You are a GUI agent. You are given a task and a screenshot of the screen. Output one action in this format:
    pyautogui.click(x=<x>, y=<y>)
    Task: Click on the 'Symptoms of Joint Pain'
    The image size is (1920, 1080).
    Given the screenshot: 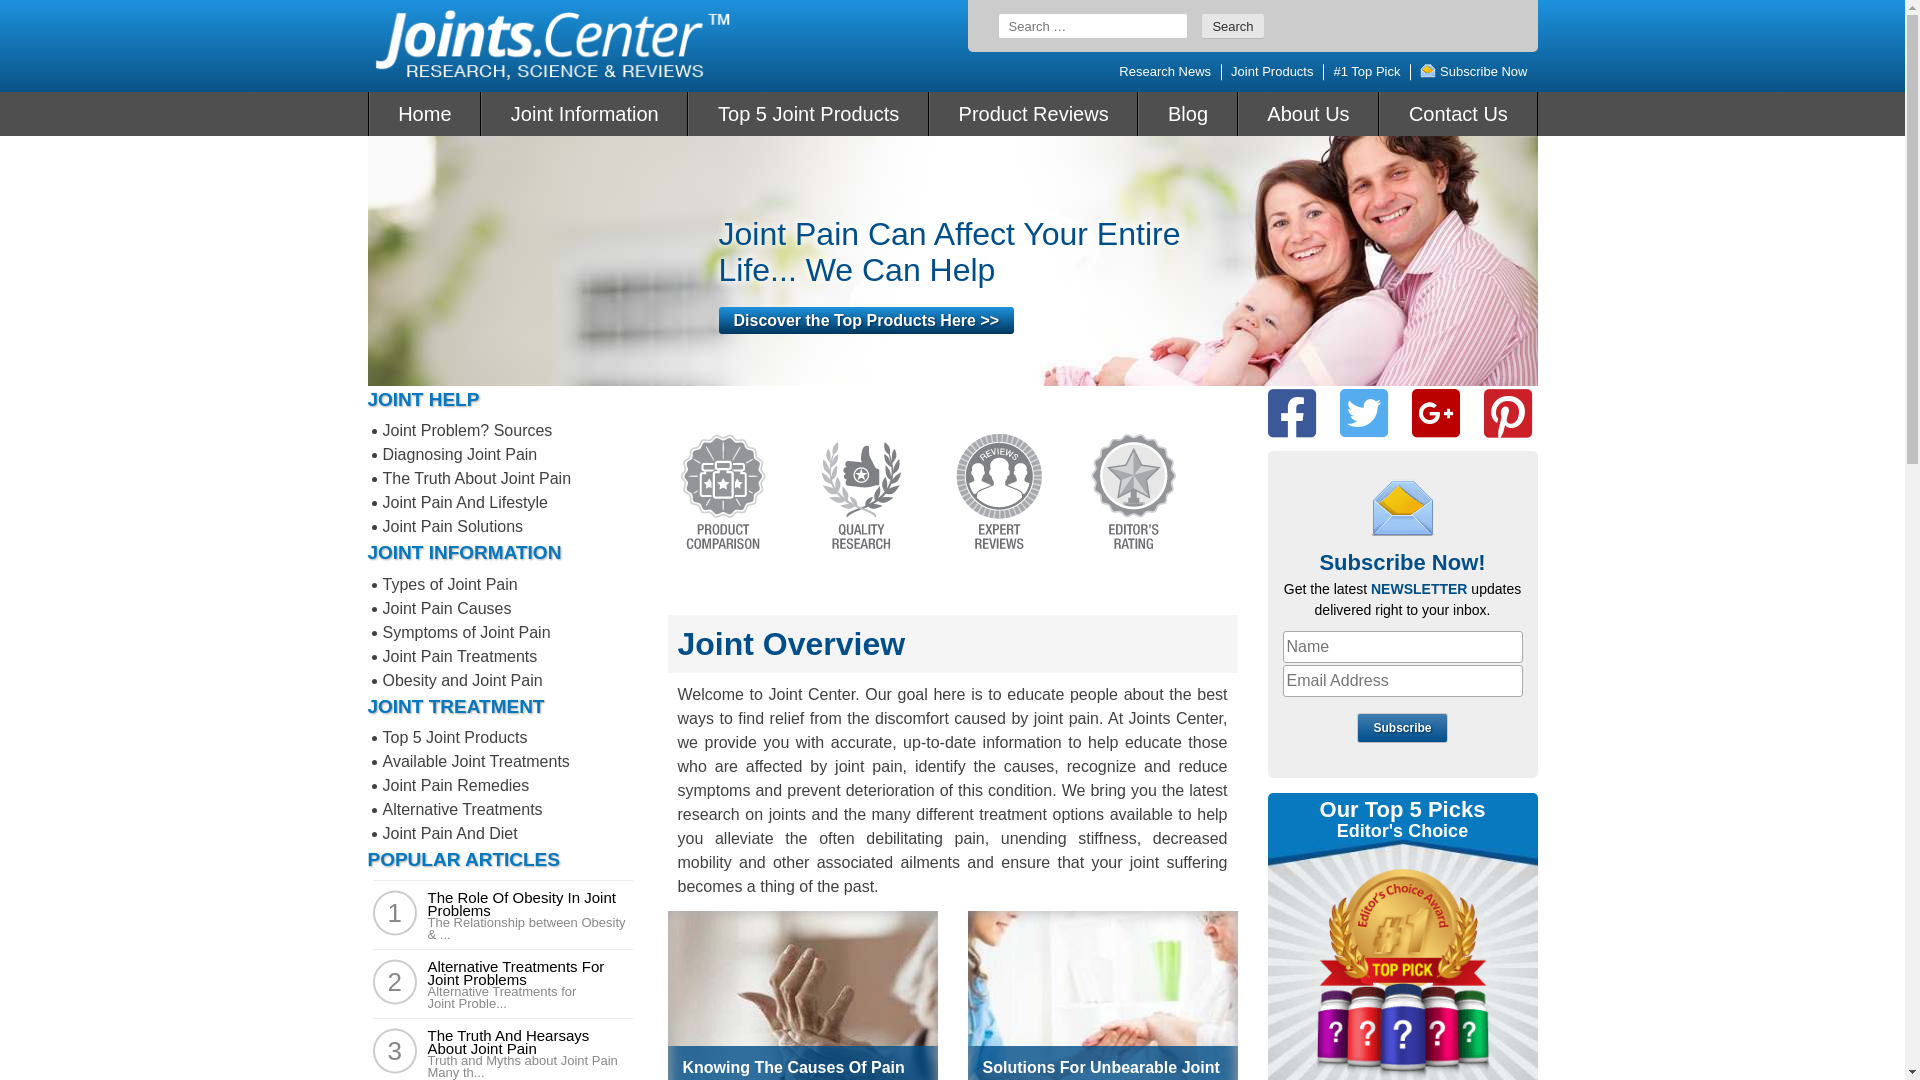 What is the action you would take?
    pyautogui.click(x=464, y=632)
    